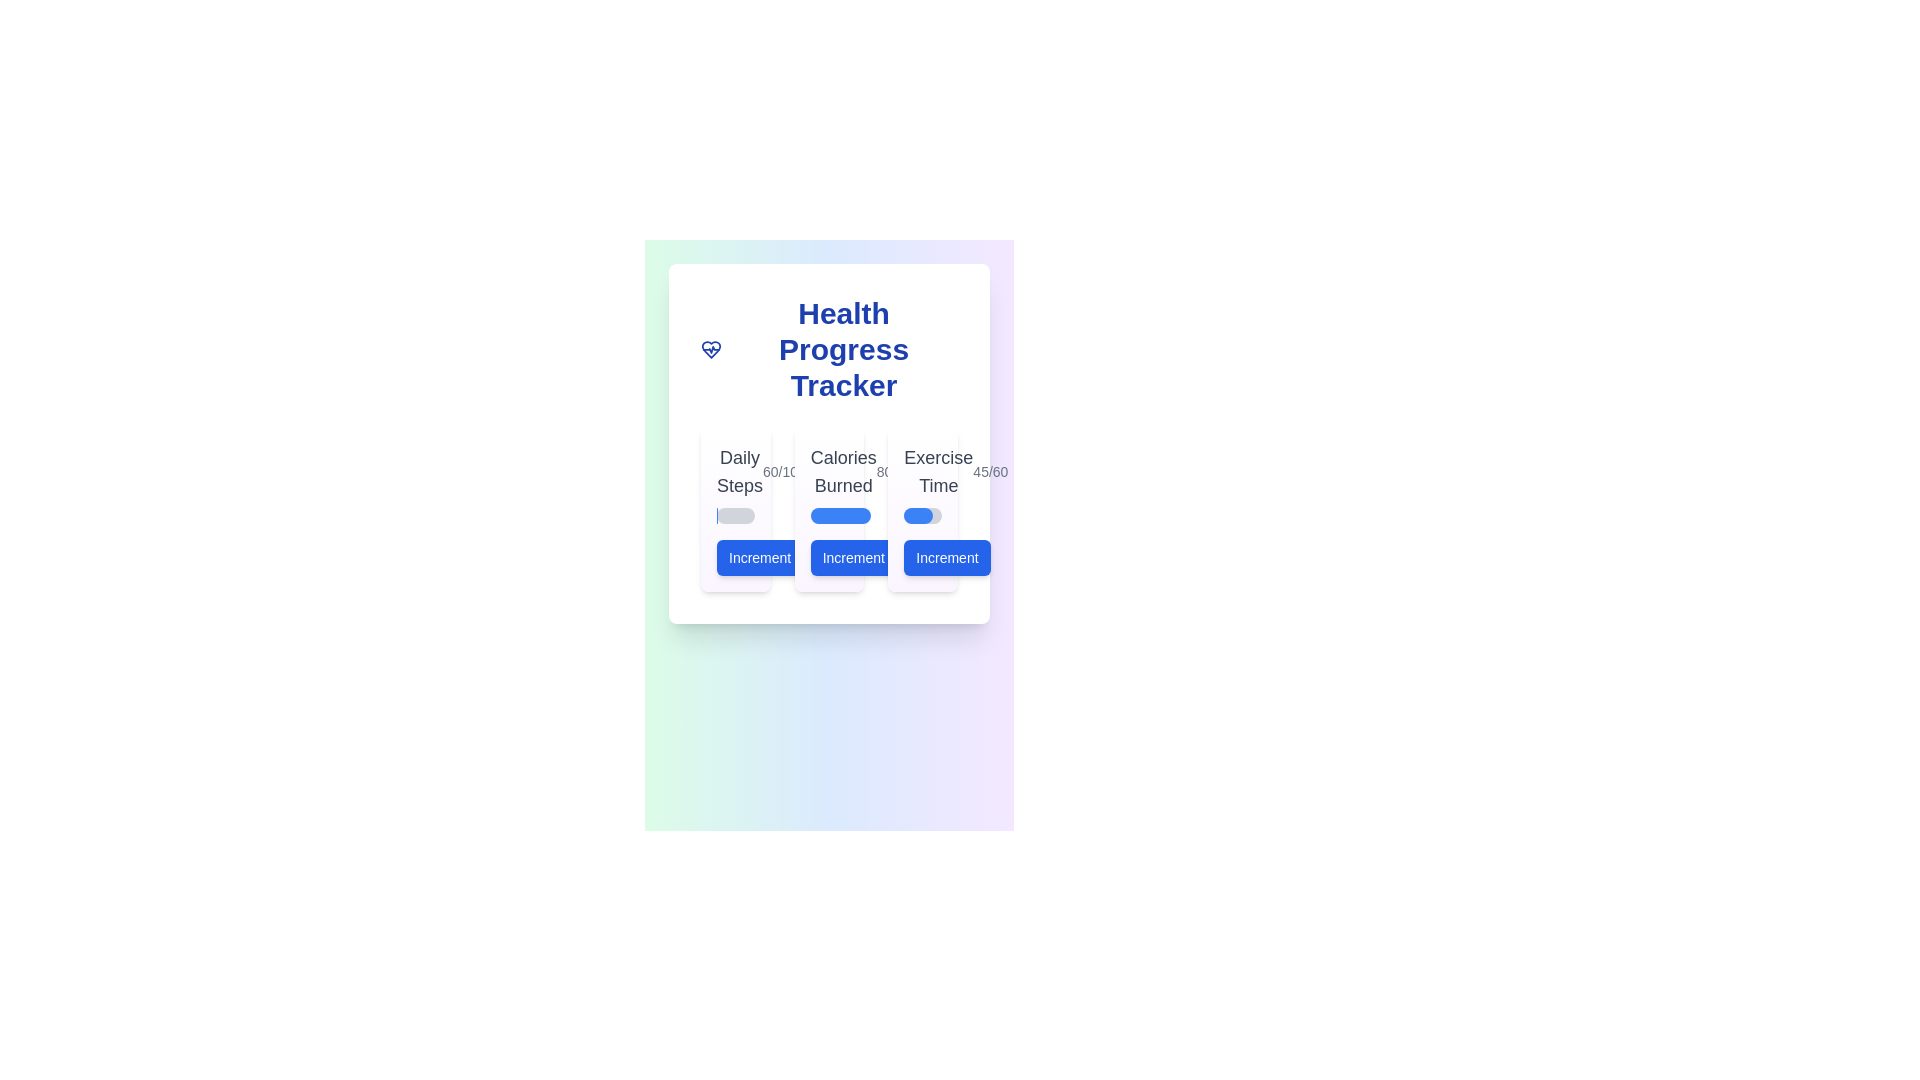  I want to click on the heart-with-pulse icon located in the Health Progress Tracker card by clicking on the surrounding area, so click(711, 349).